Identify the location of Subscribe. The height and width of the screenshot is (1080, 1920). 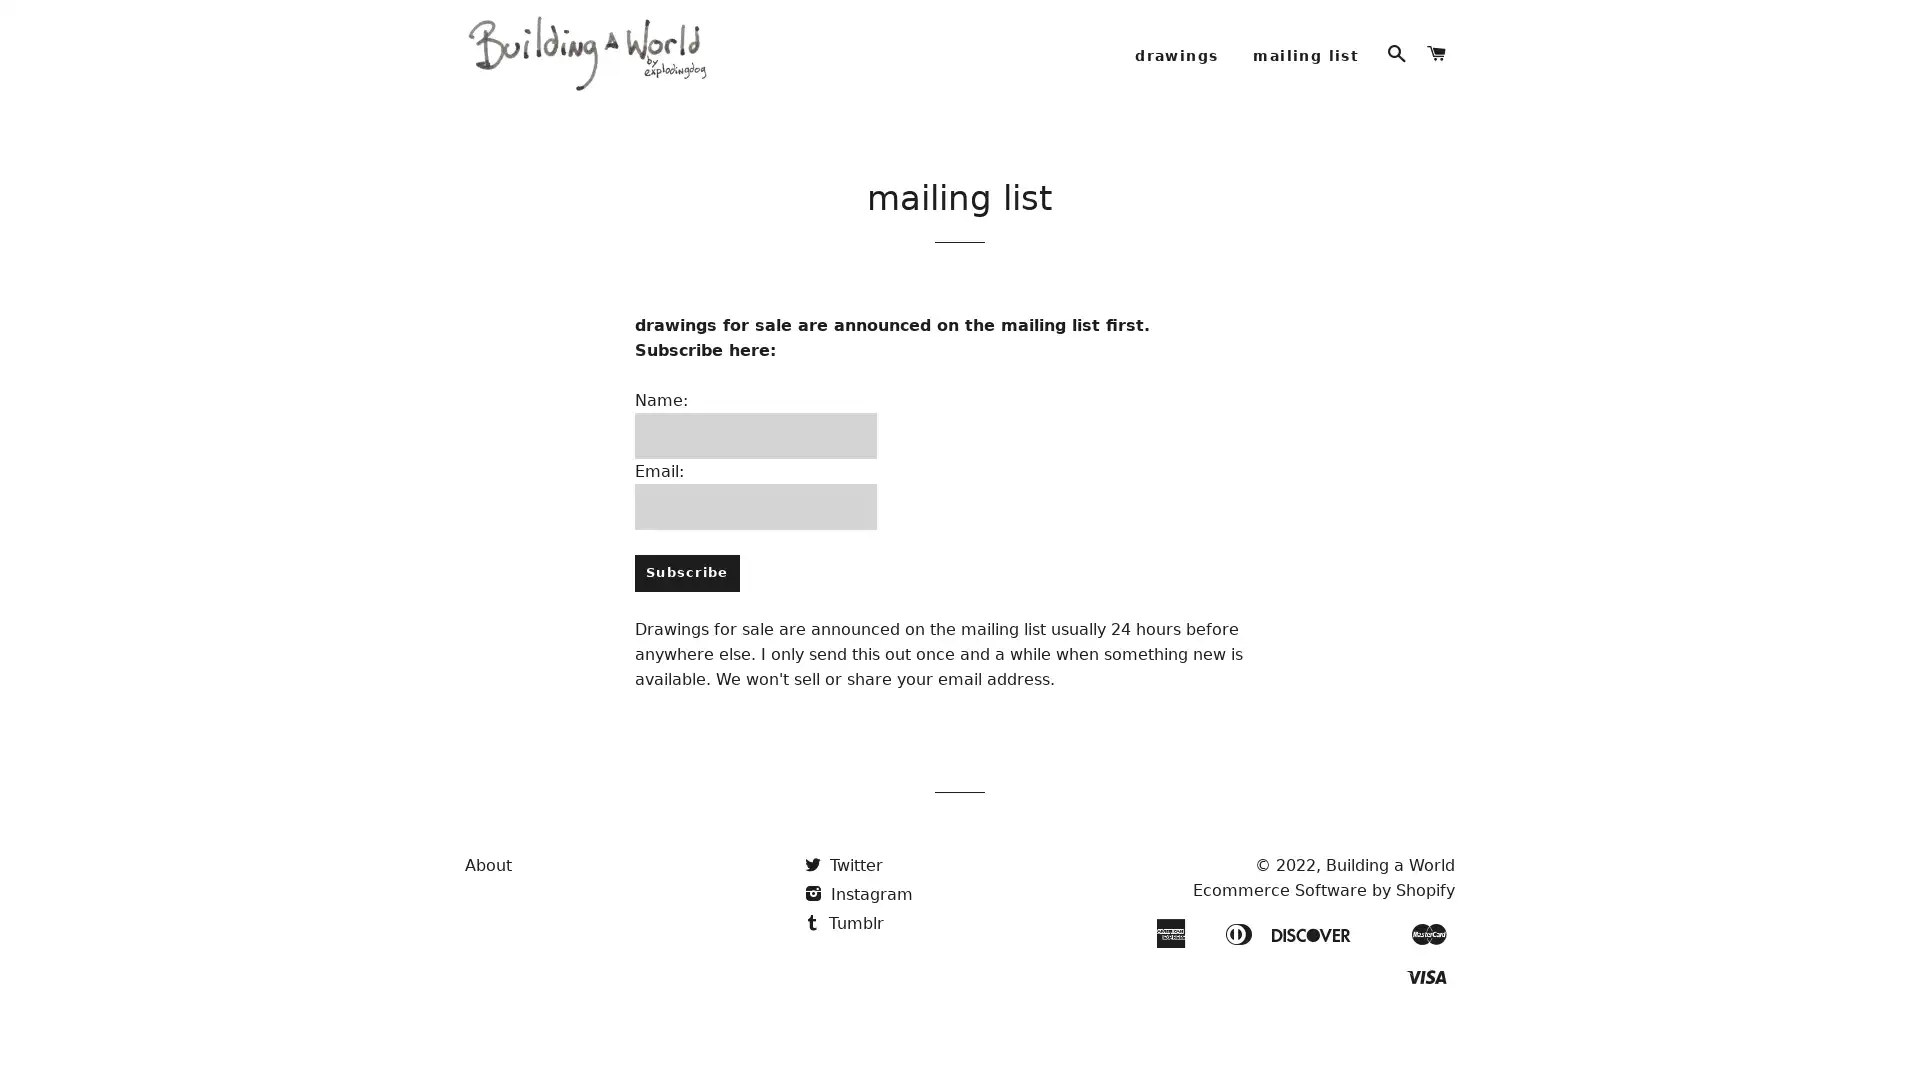
(686, 599).